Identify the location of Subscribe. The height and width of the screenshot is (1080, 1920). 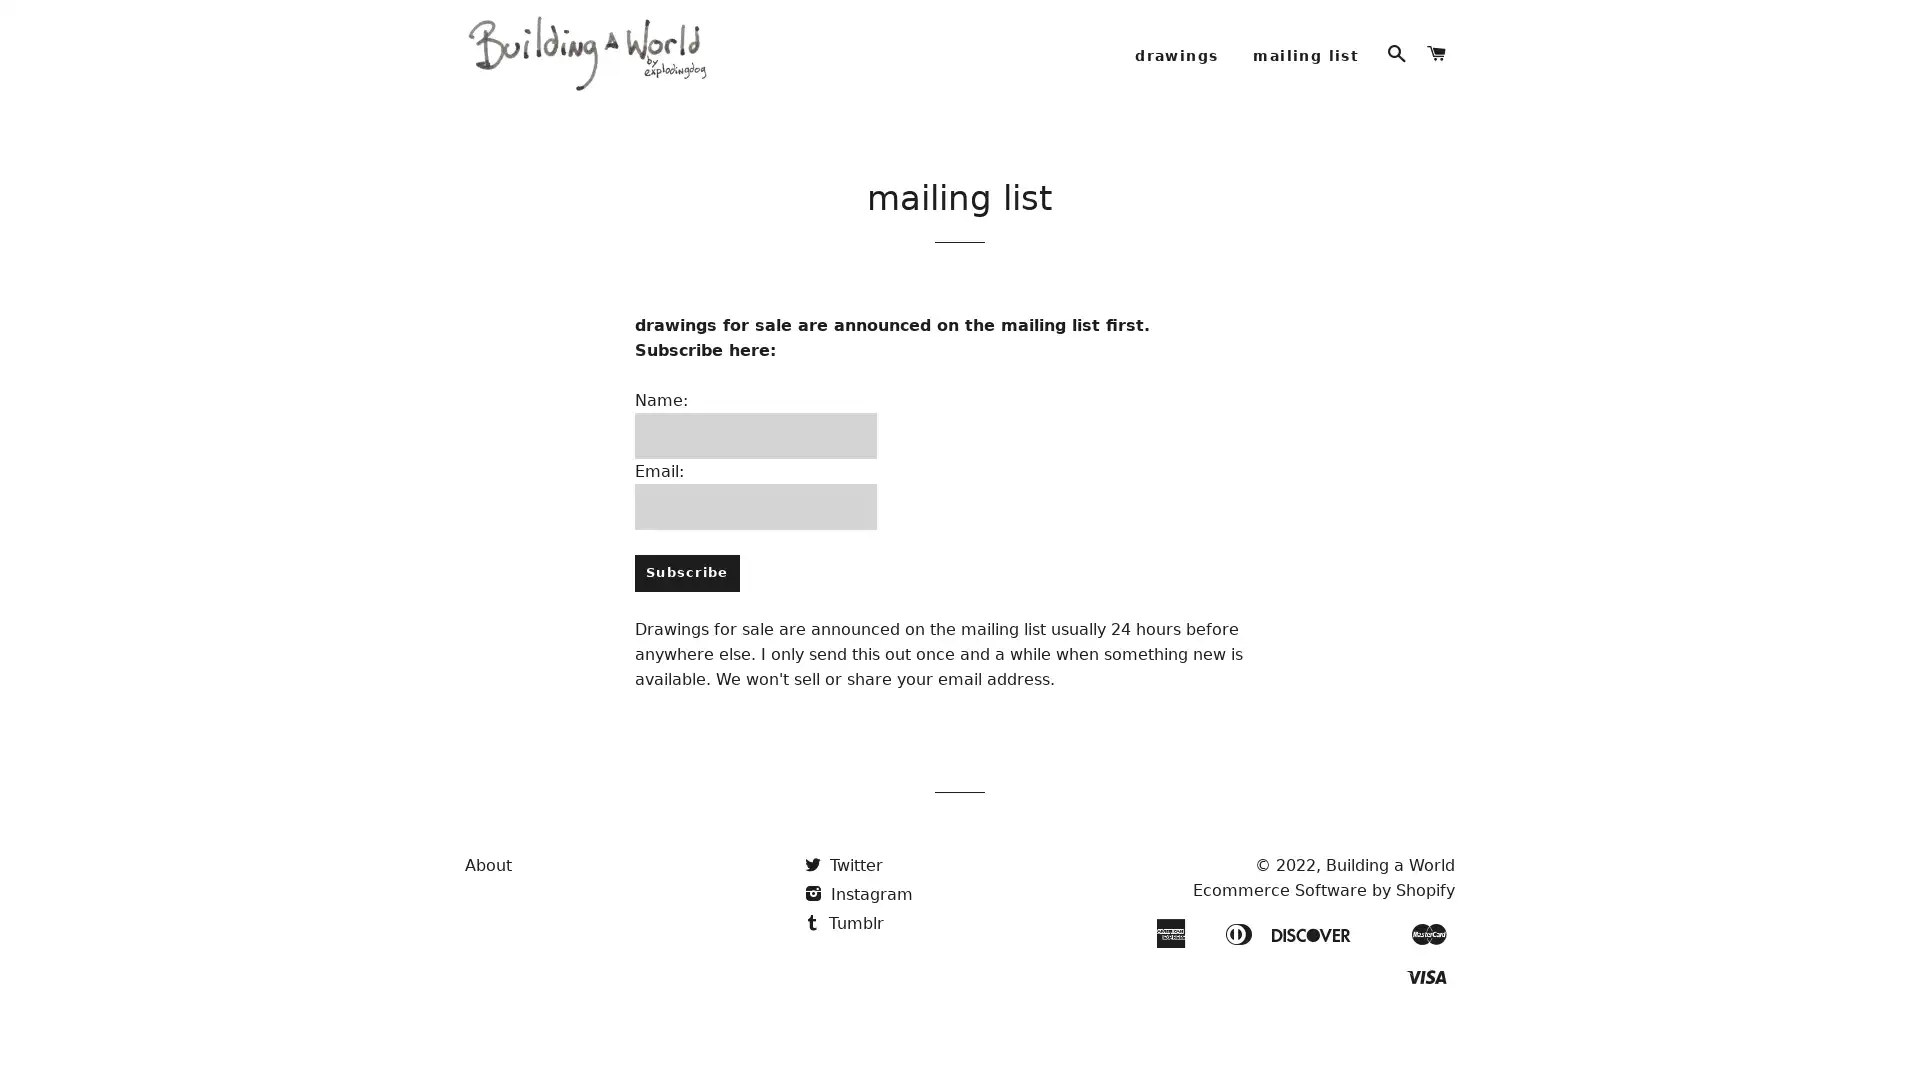
(686, 599).